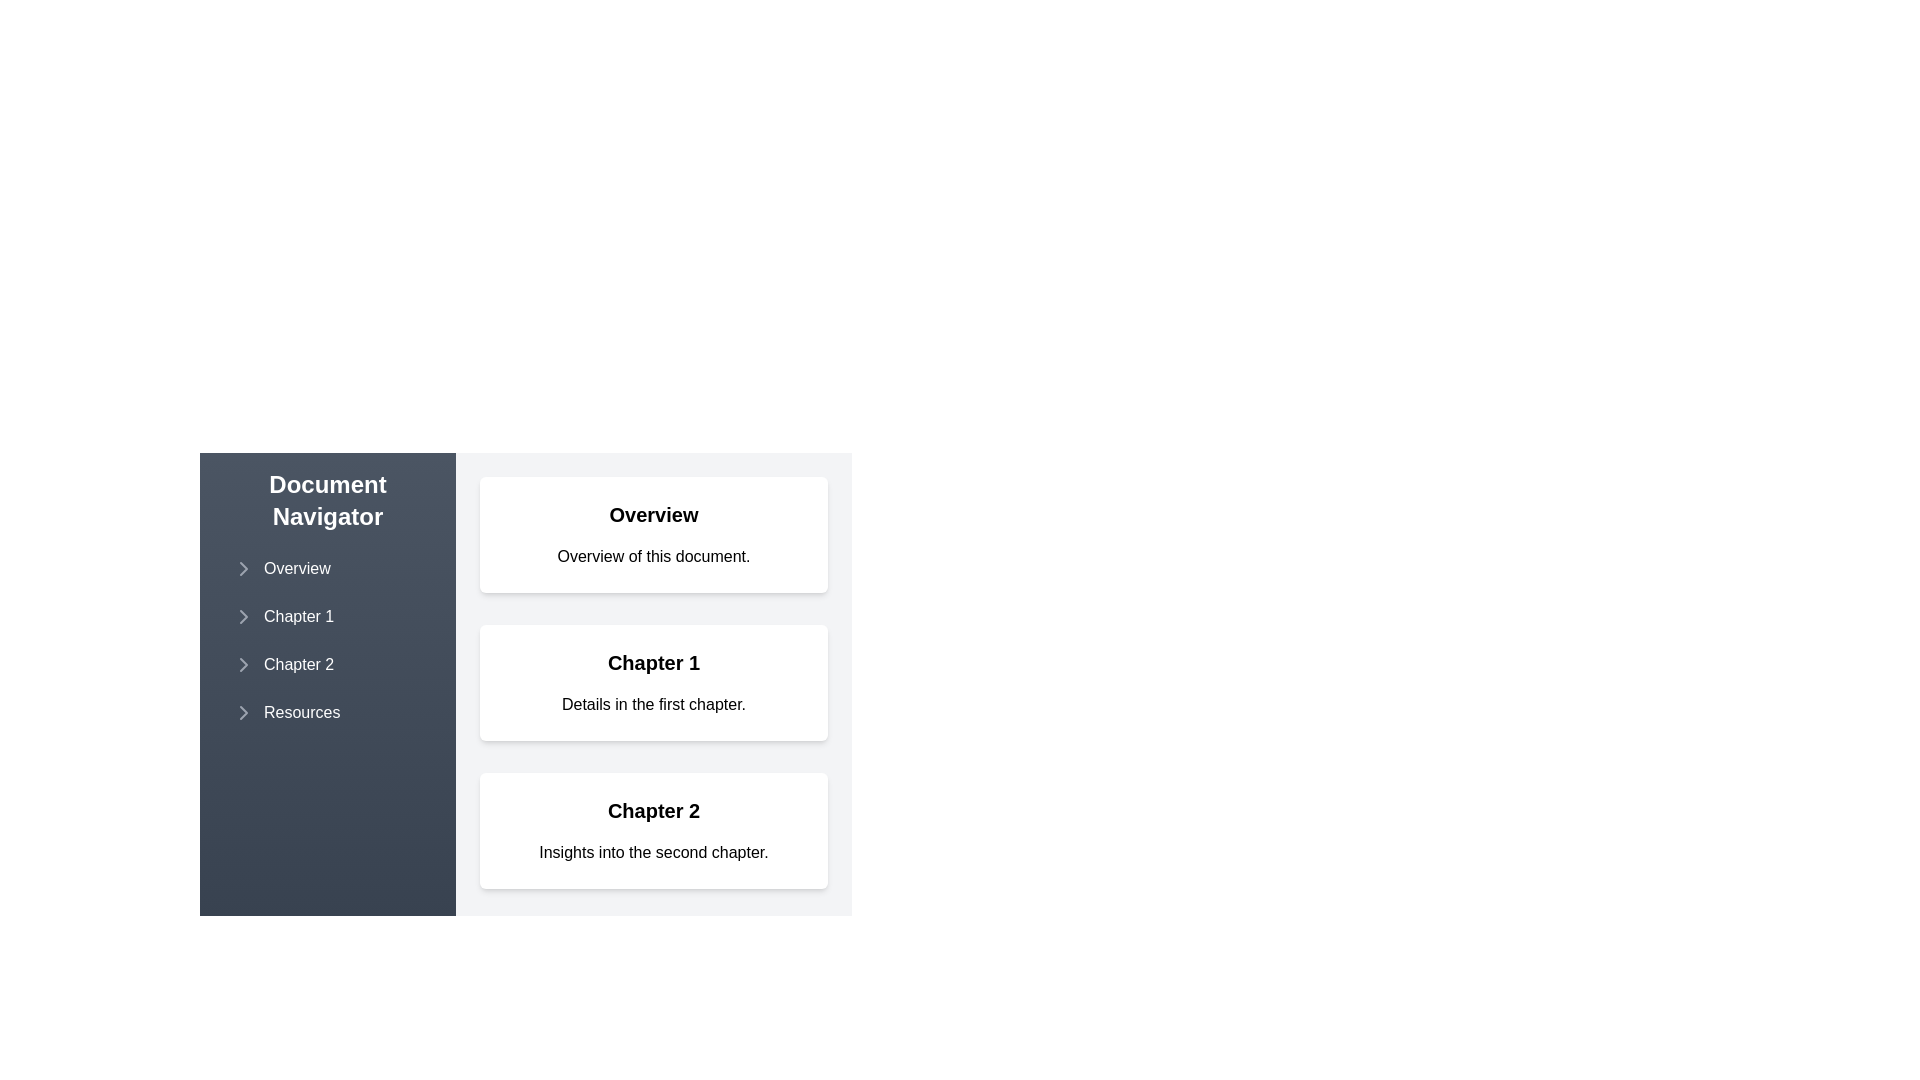  Describe the element at coordinates (327, 616) in the screenshot. I see `the 'Chapter 1' menu entry in the vertical navigation menu to possibly reveal additional information` at that location.